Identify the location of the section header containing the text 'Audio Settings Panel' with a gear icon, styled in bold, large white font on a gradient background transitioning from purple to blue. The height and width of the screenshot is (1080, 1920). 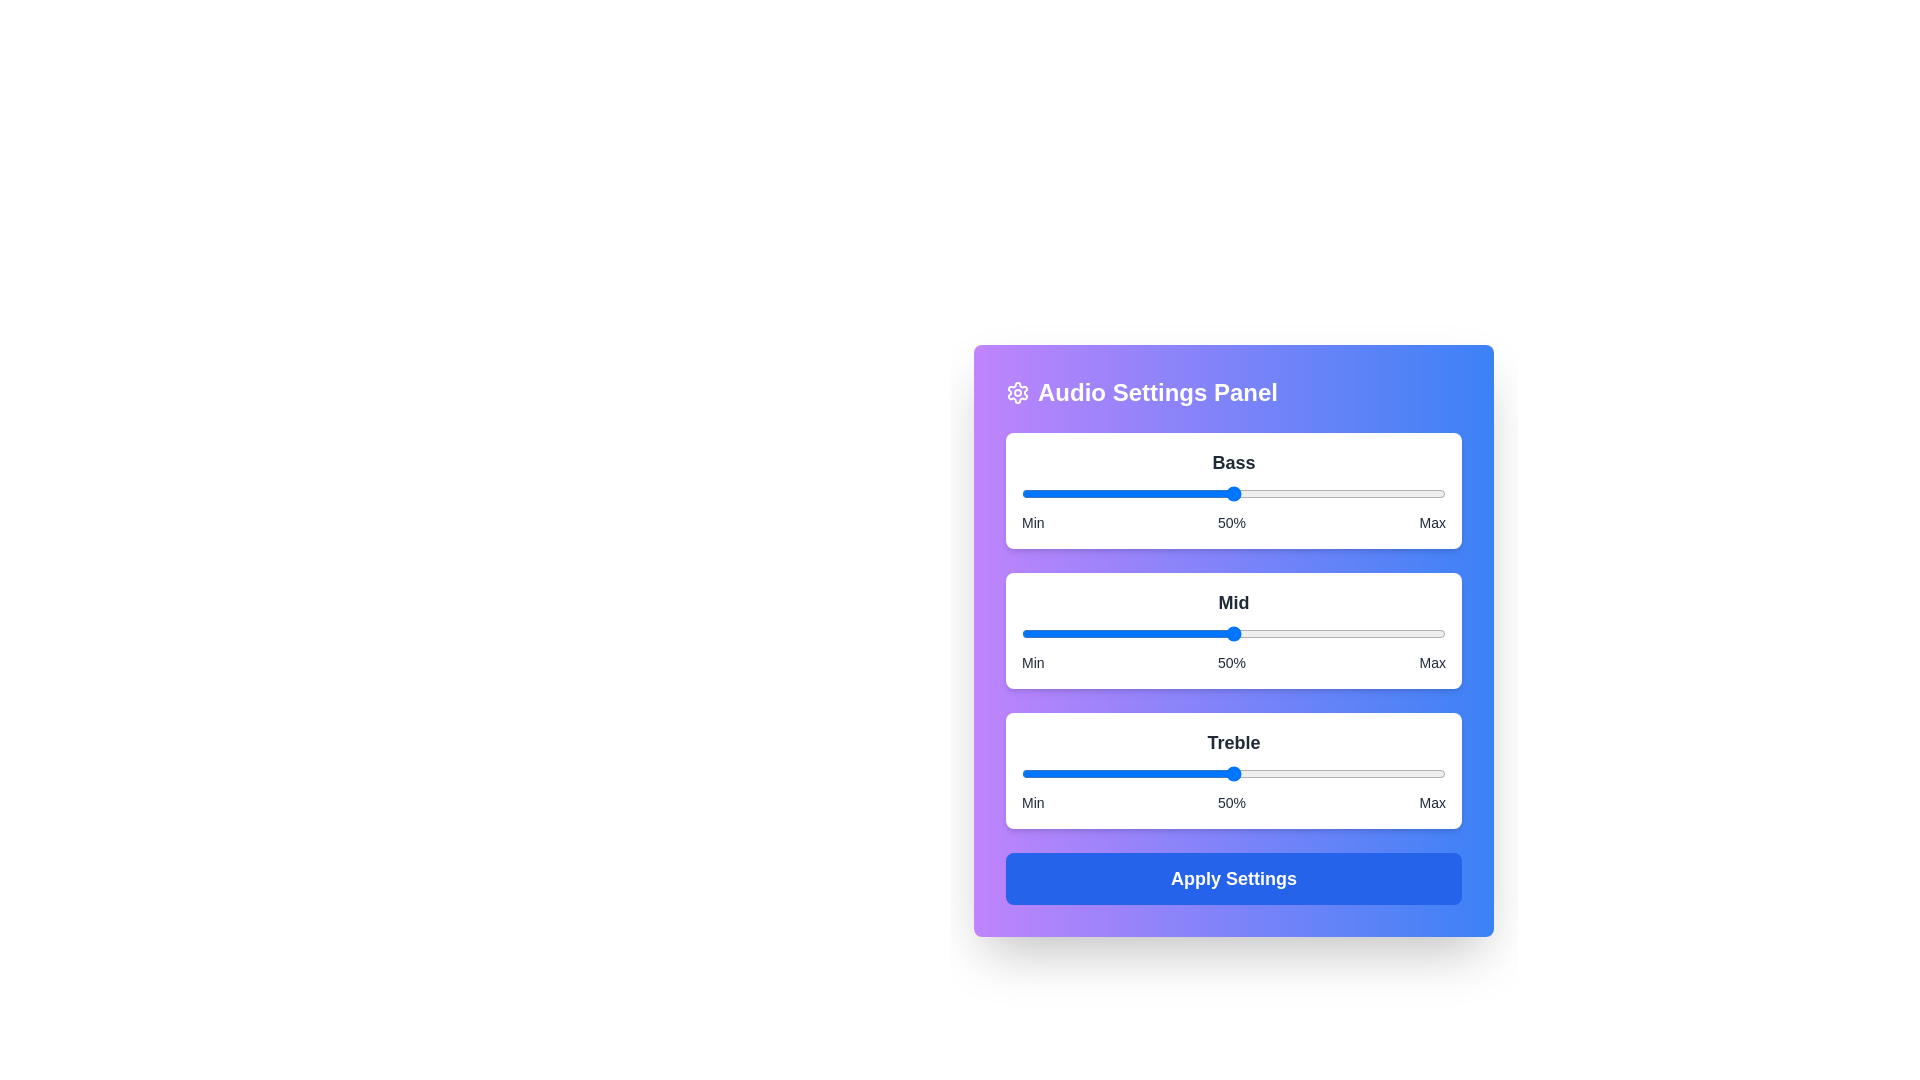
(1232, 393).